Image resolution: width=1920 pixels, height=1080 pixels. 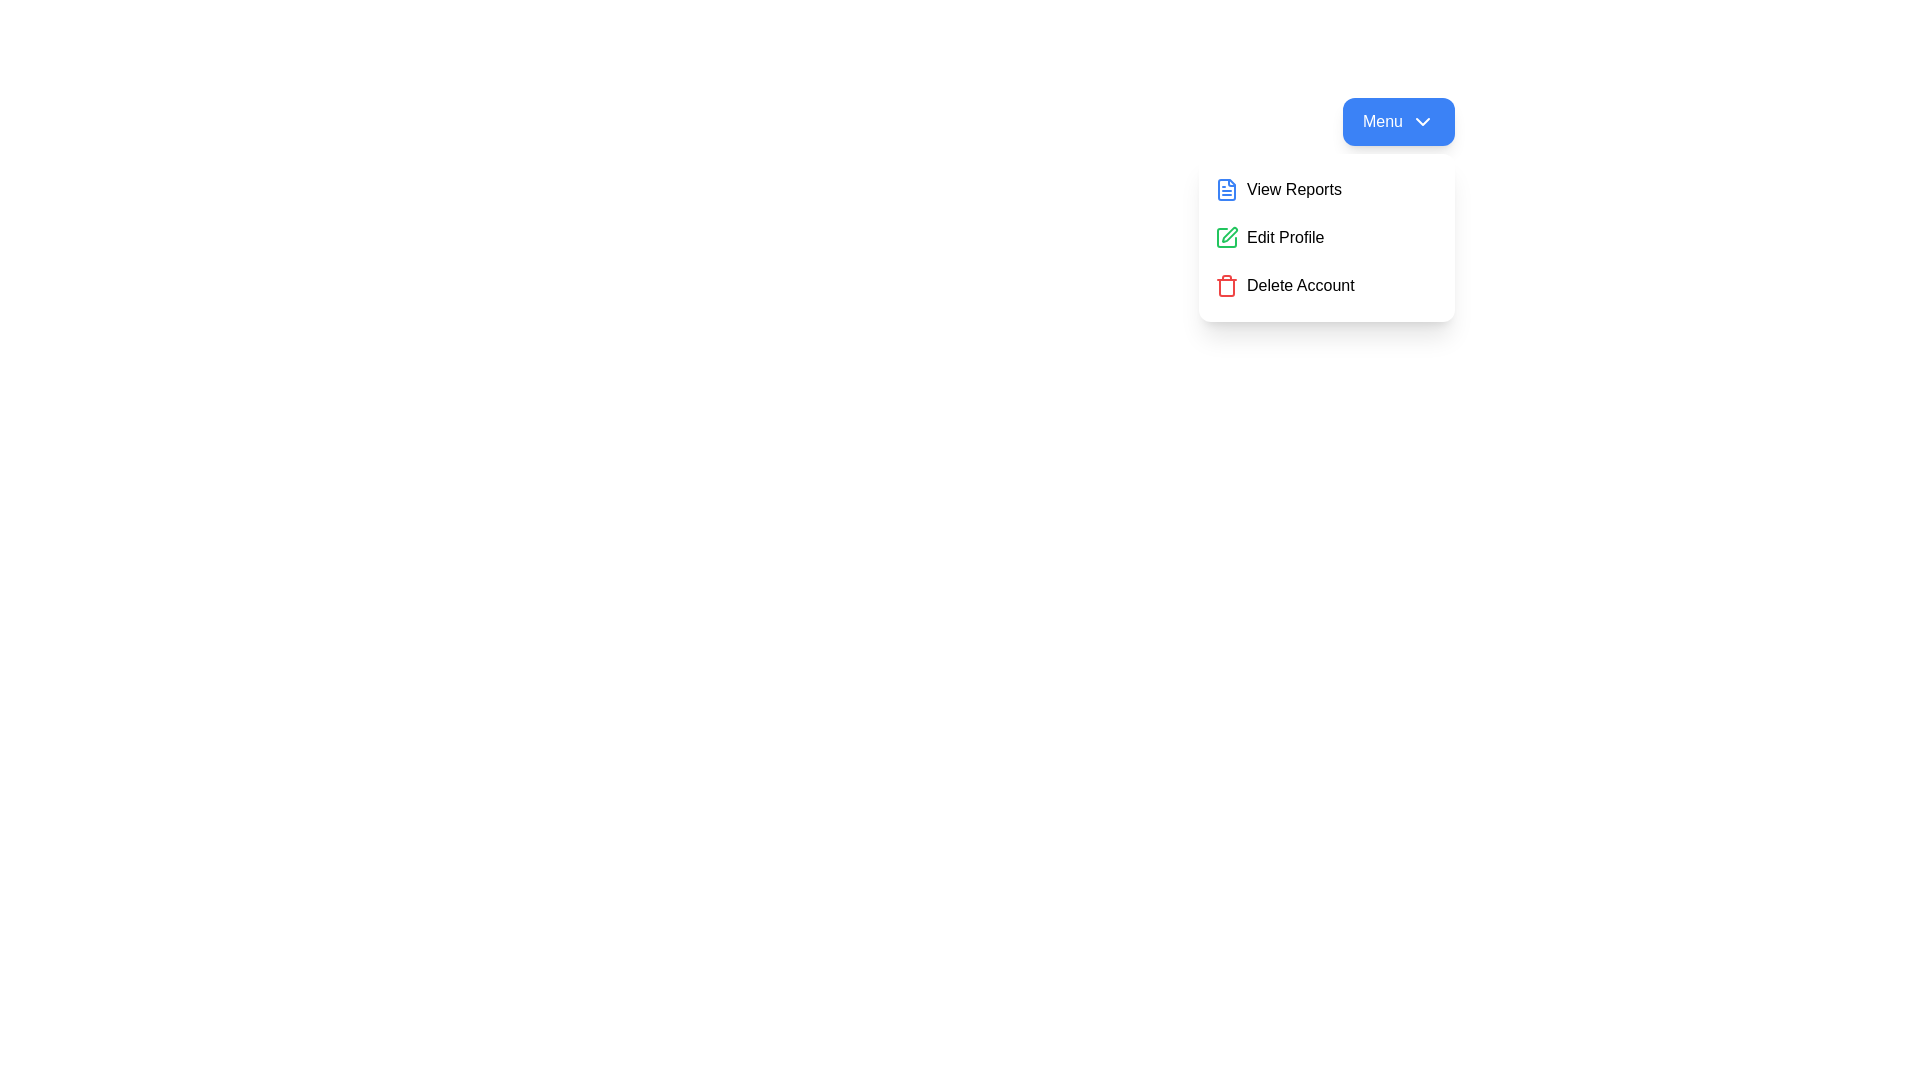 I want to click on the 'View Reports' option in the menu, so click(x=1326, y=189).